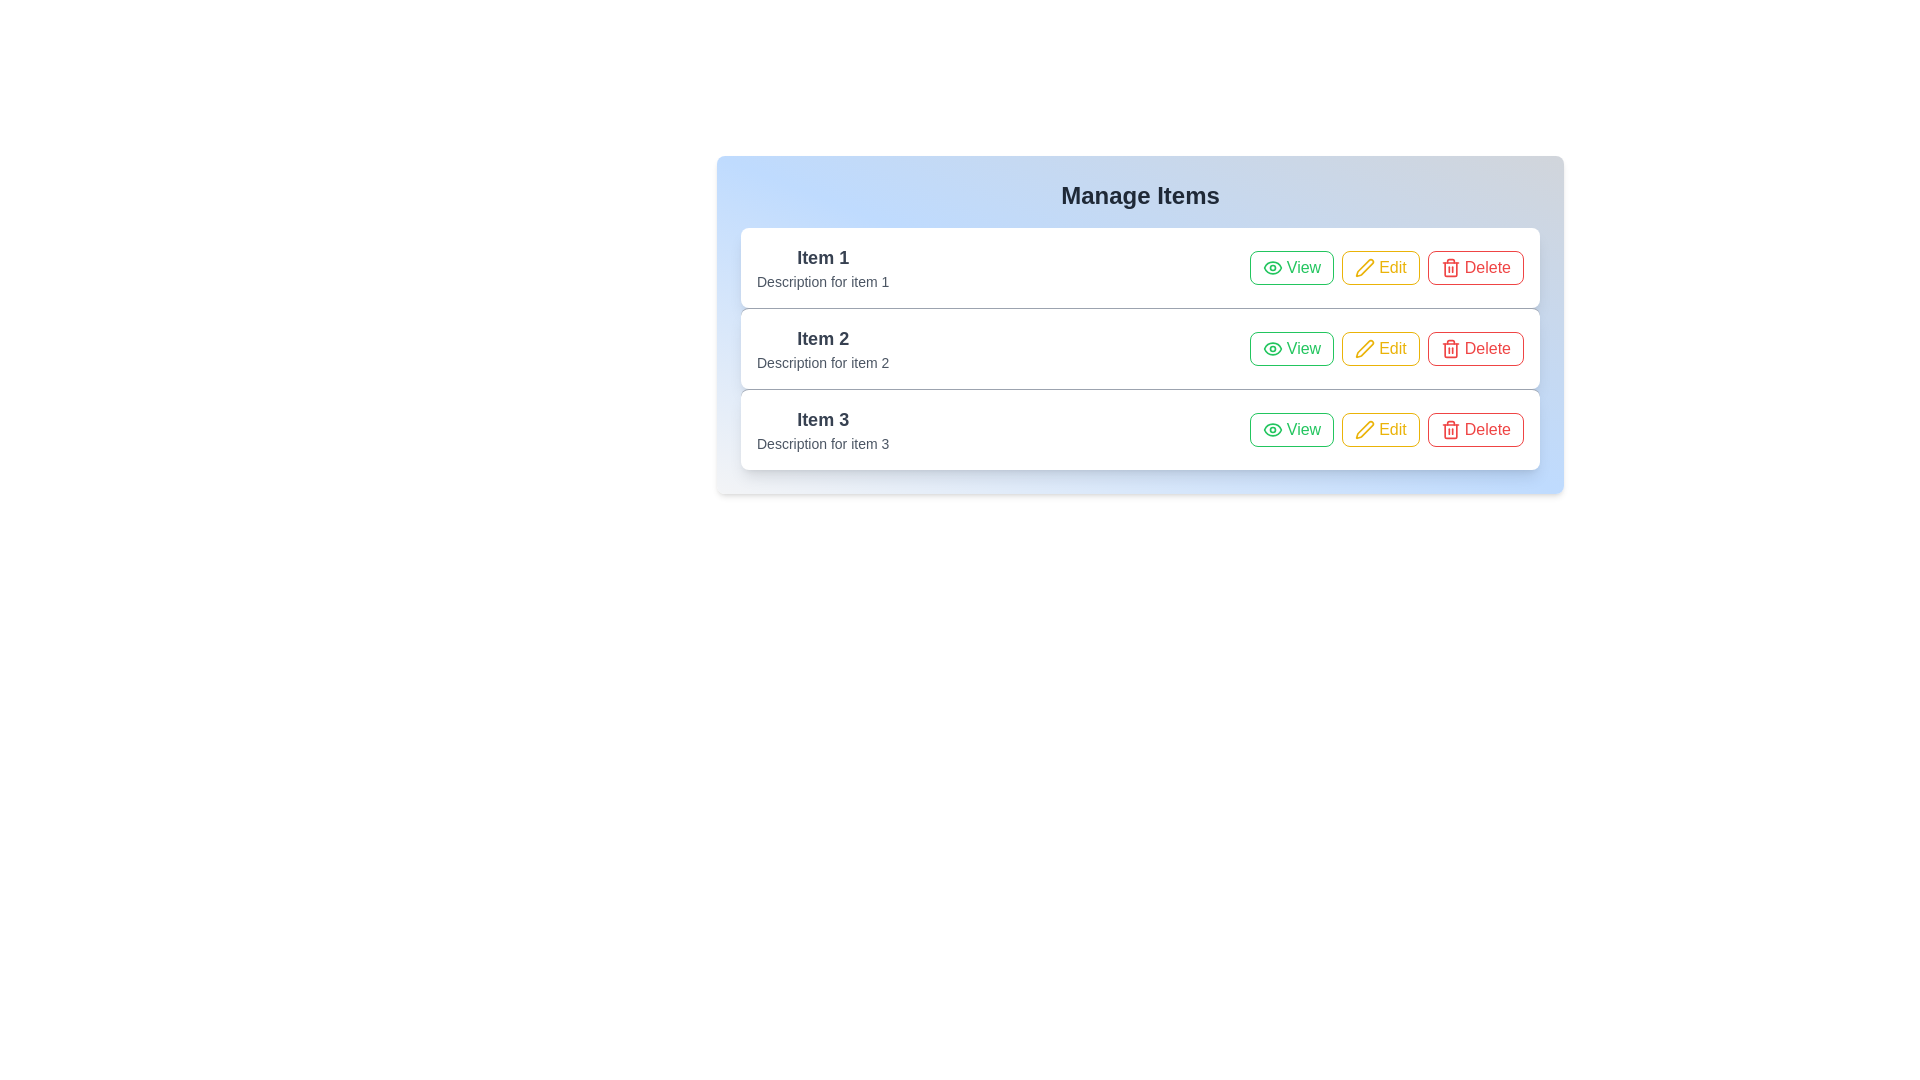 The width and height of the screenshot is (1920, 1080). I want to click on the 'Edit' button for the item labeled Item 3, so click(1380, 428).